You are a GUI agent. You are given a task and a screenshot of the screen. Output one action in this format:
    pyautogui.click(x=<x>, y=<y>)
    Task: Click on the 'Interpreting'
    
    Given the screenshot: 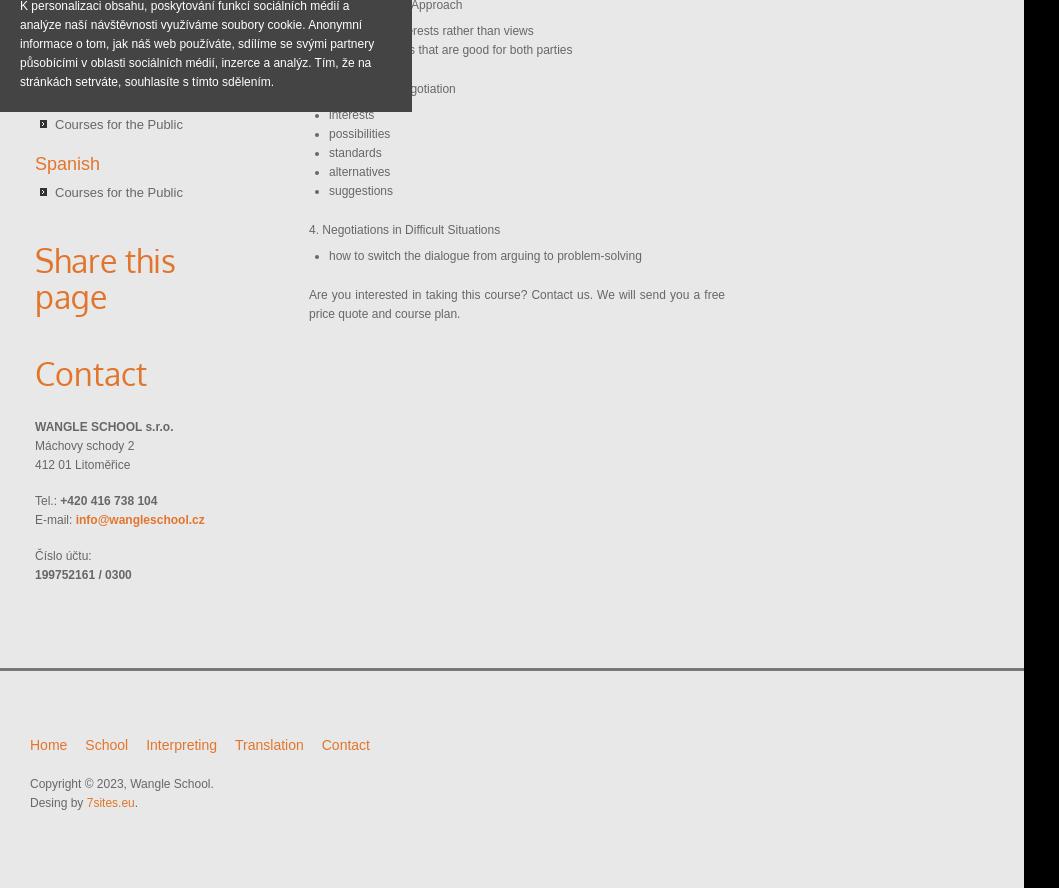 What is the action you would take?
    pyautogui.click(x=180, y=744)
    